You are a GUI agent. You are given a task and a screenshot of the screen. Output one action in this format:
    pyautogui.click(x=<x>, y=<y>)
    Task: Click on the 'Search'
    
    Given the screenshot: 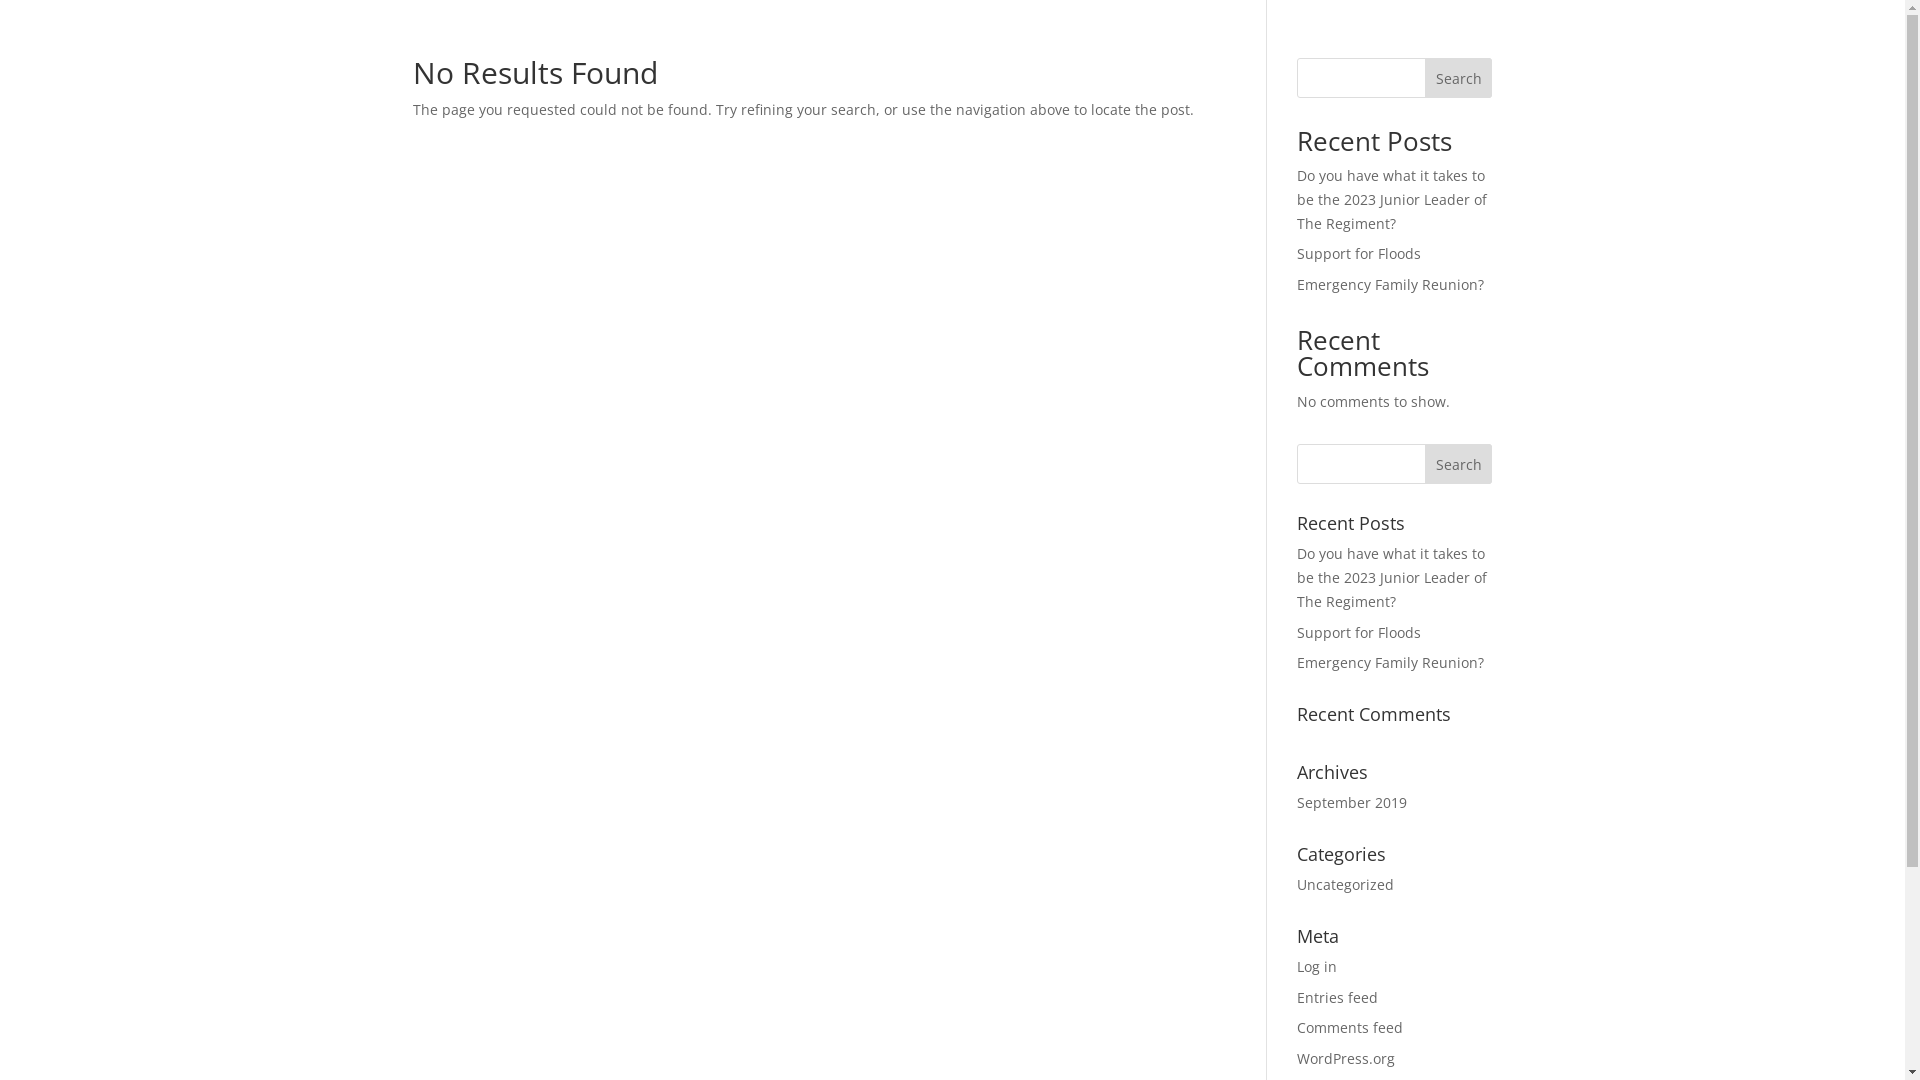 What is the action you would take?
    pyautogui.click(x=1424, y=463)
    